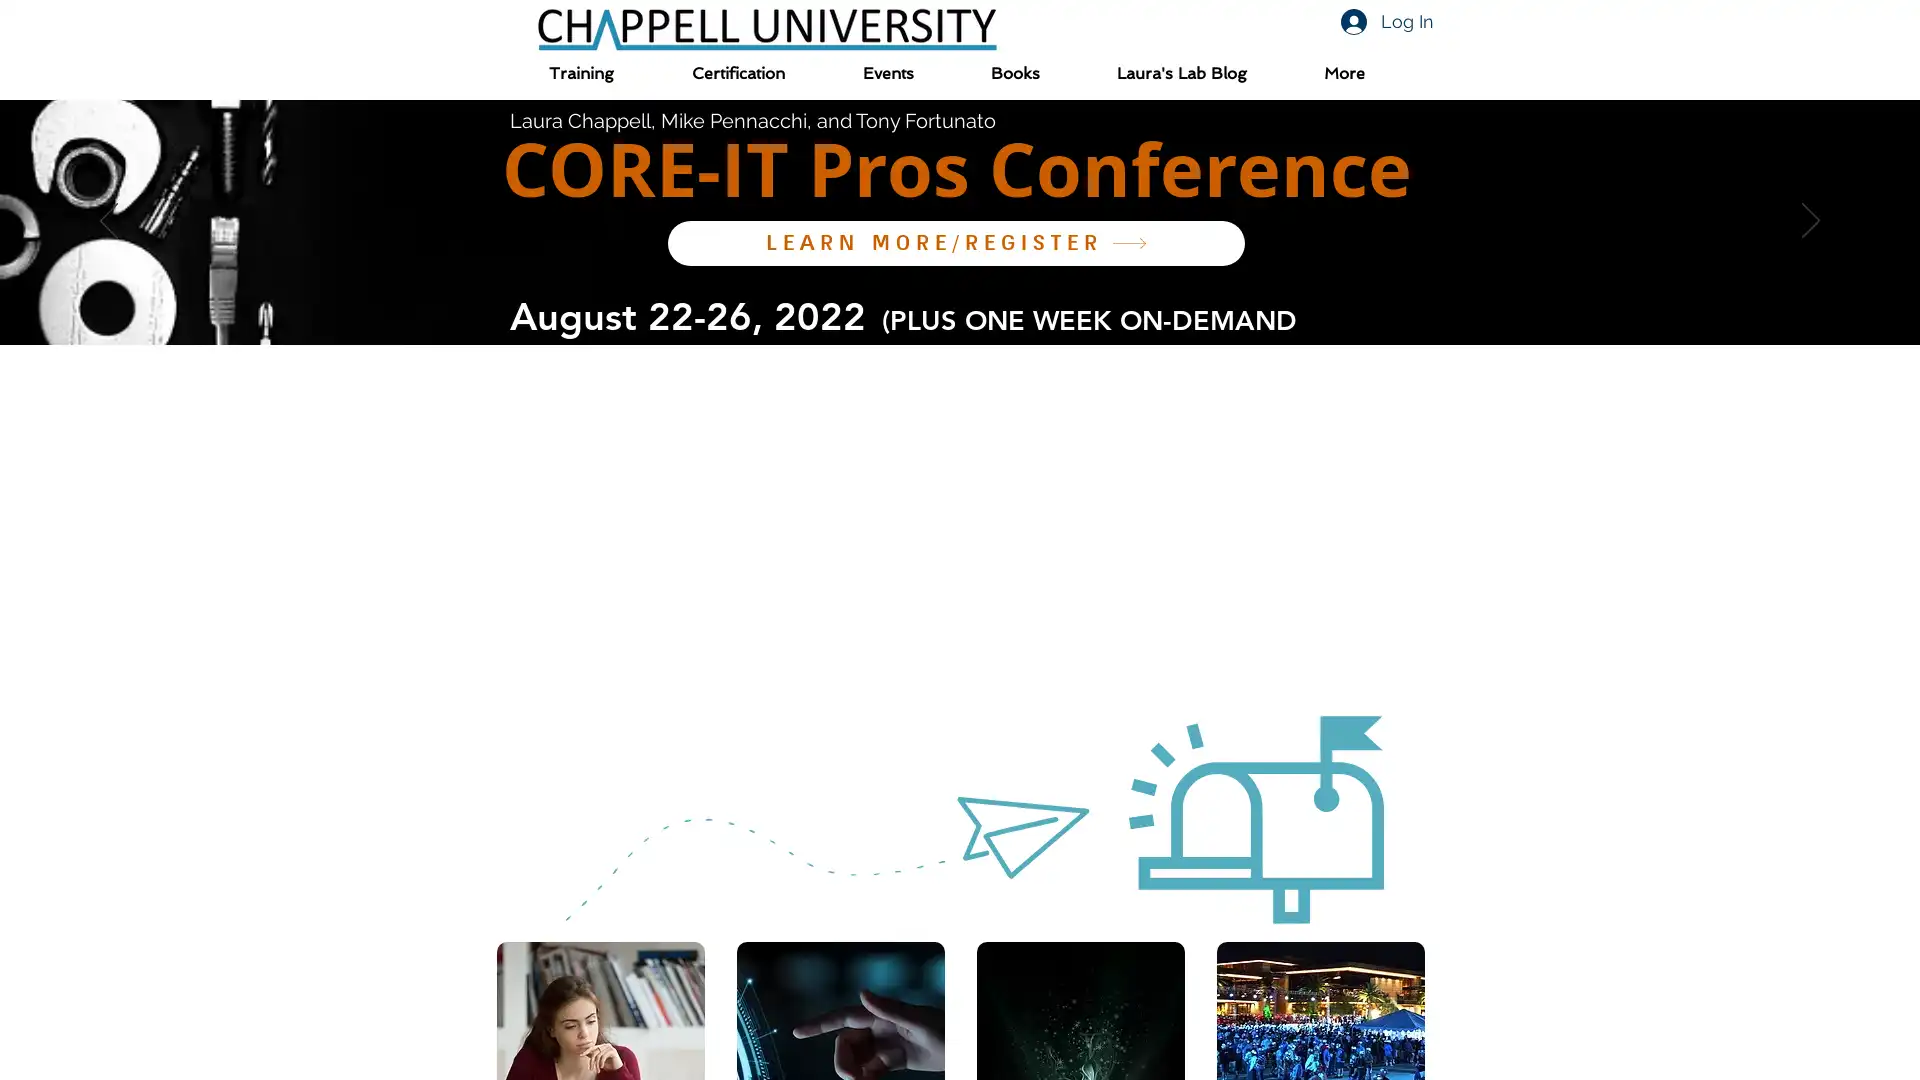 This screenshot has height=1080, width=1920. What do you see at coordinates (1810, 222) in the screenshot?
I see `Next` at bounding box center [1810, 222].